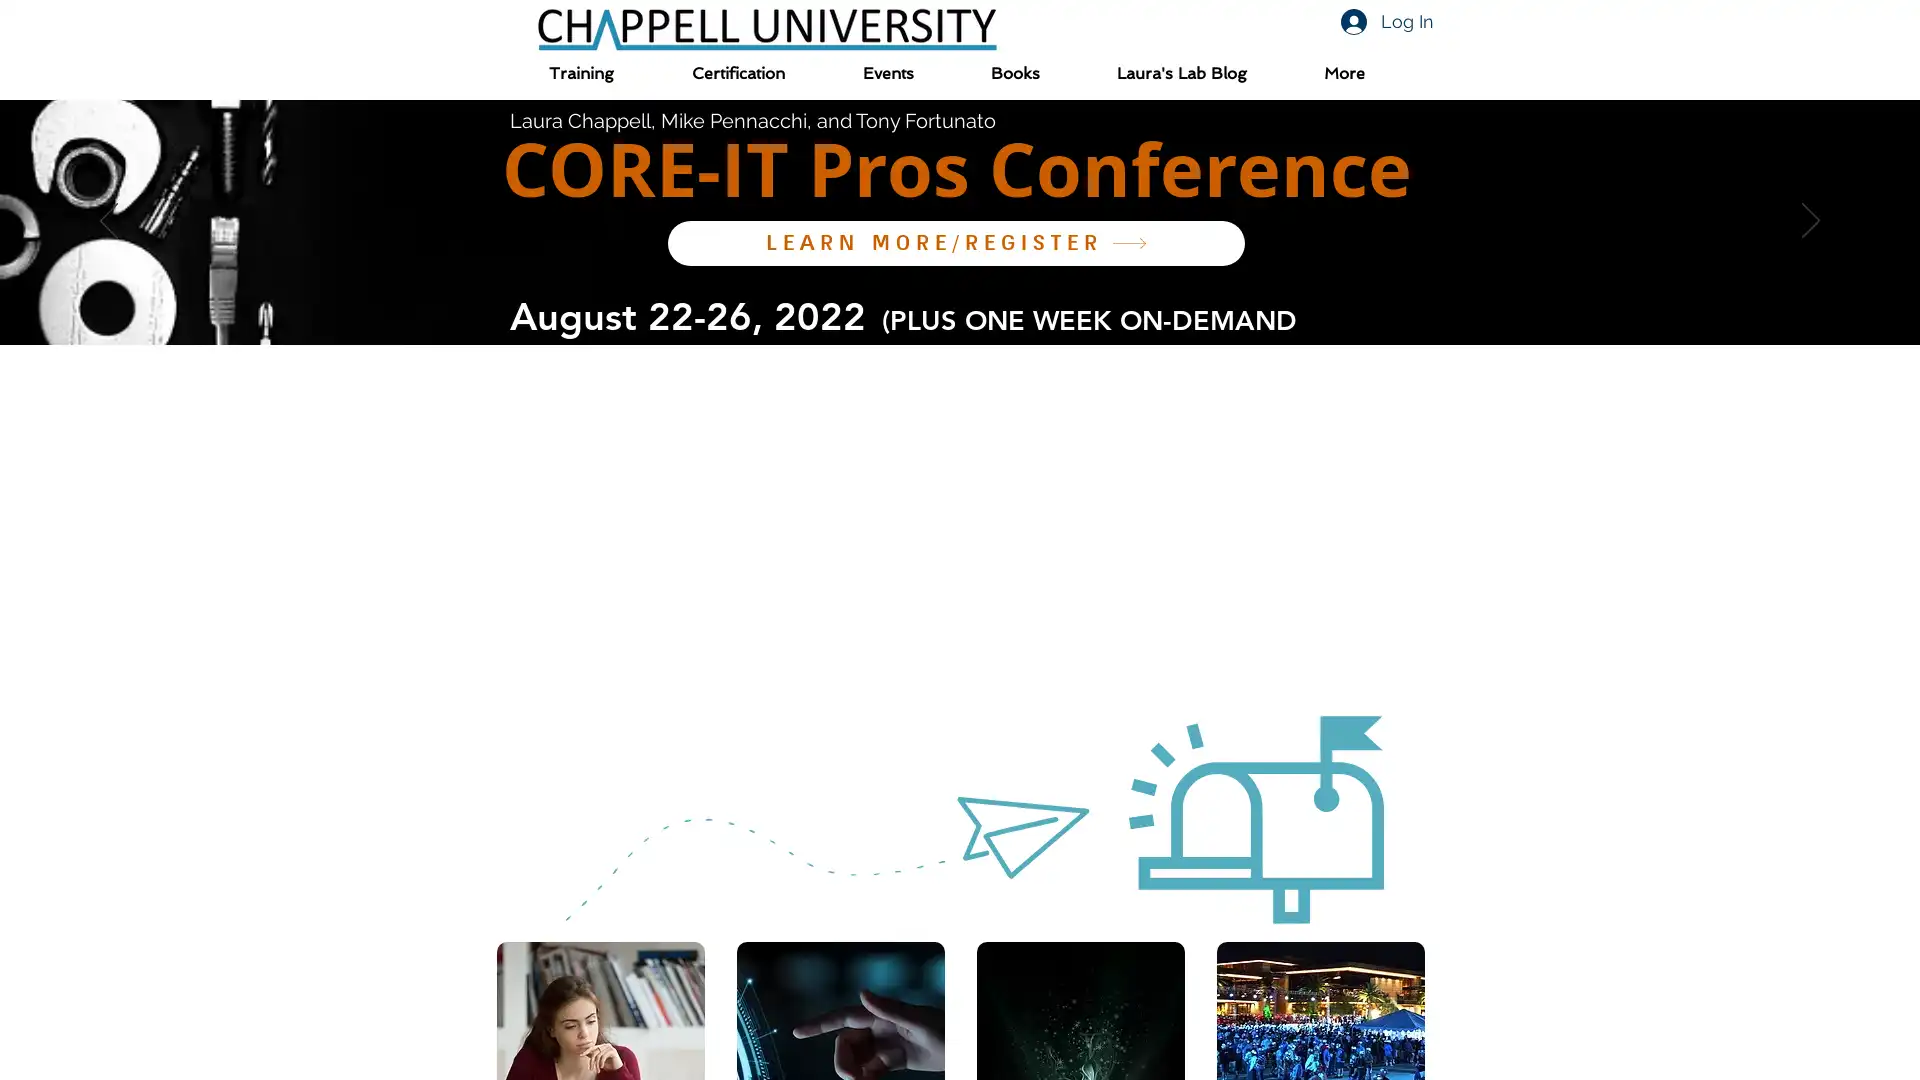 This screenshot has height=1080, width=1920. What do you see at coordinates (1810, 222) in the screenshot?
I see `Next` at bounding box center [1810, 222].